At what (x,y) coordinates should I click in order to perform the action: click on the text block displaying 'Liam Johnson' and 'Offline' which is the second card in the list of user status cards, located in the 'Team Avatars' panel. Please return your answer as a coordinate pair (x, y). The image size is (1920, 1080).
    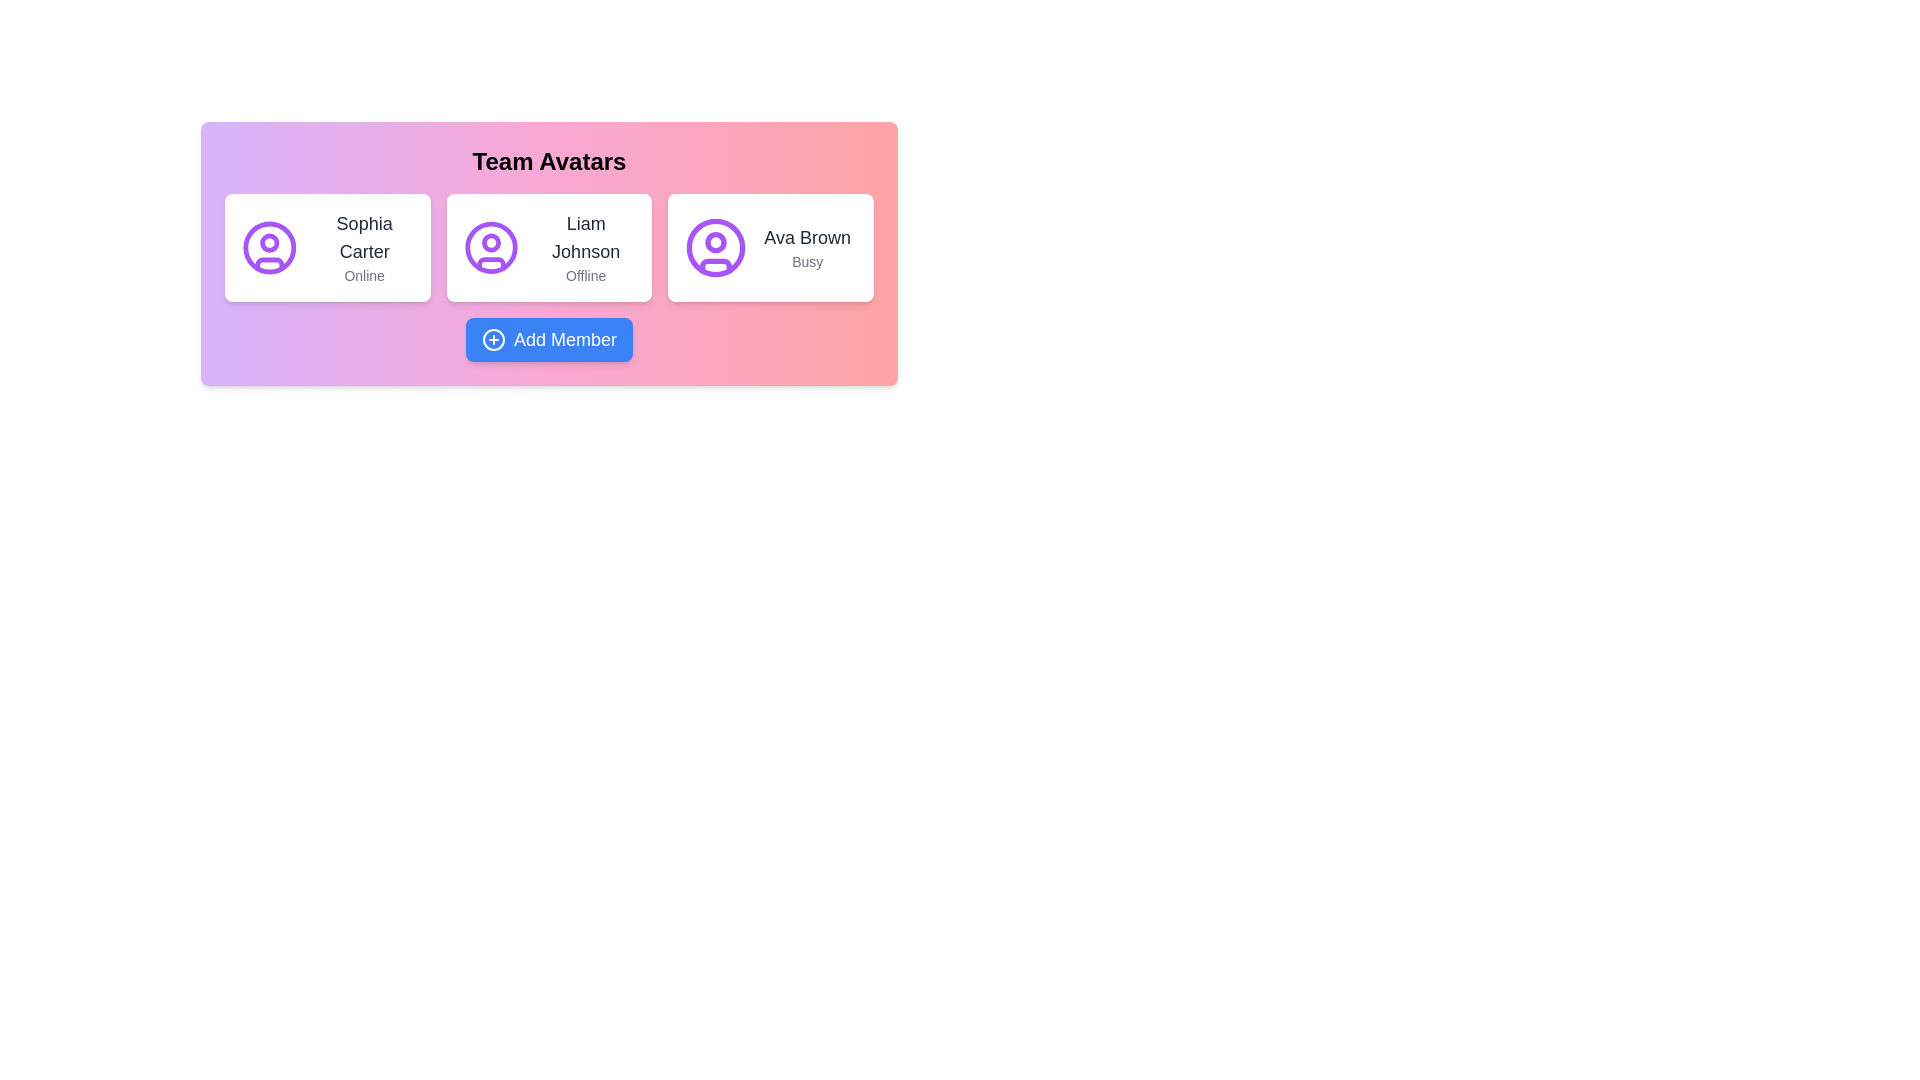
    Looking at the image, I should click on (585, 246).